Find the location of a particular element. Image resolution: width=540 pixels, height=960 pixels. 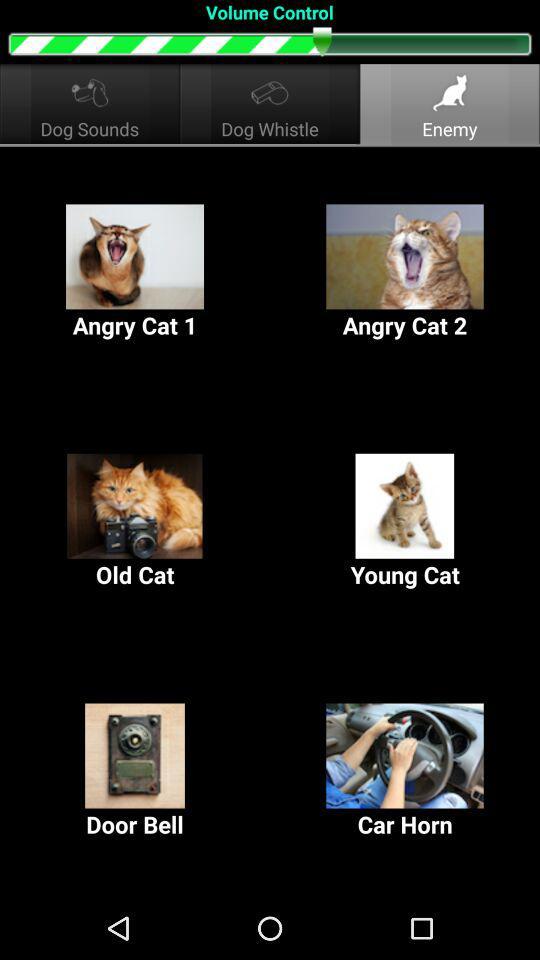

the item above door bell item is located at coordinates (135, 521).